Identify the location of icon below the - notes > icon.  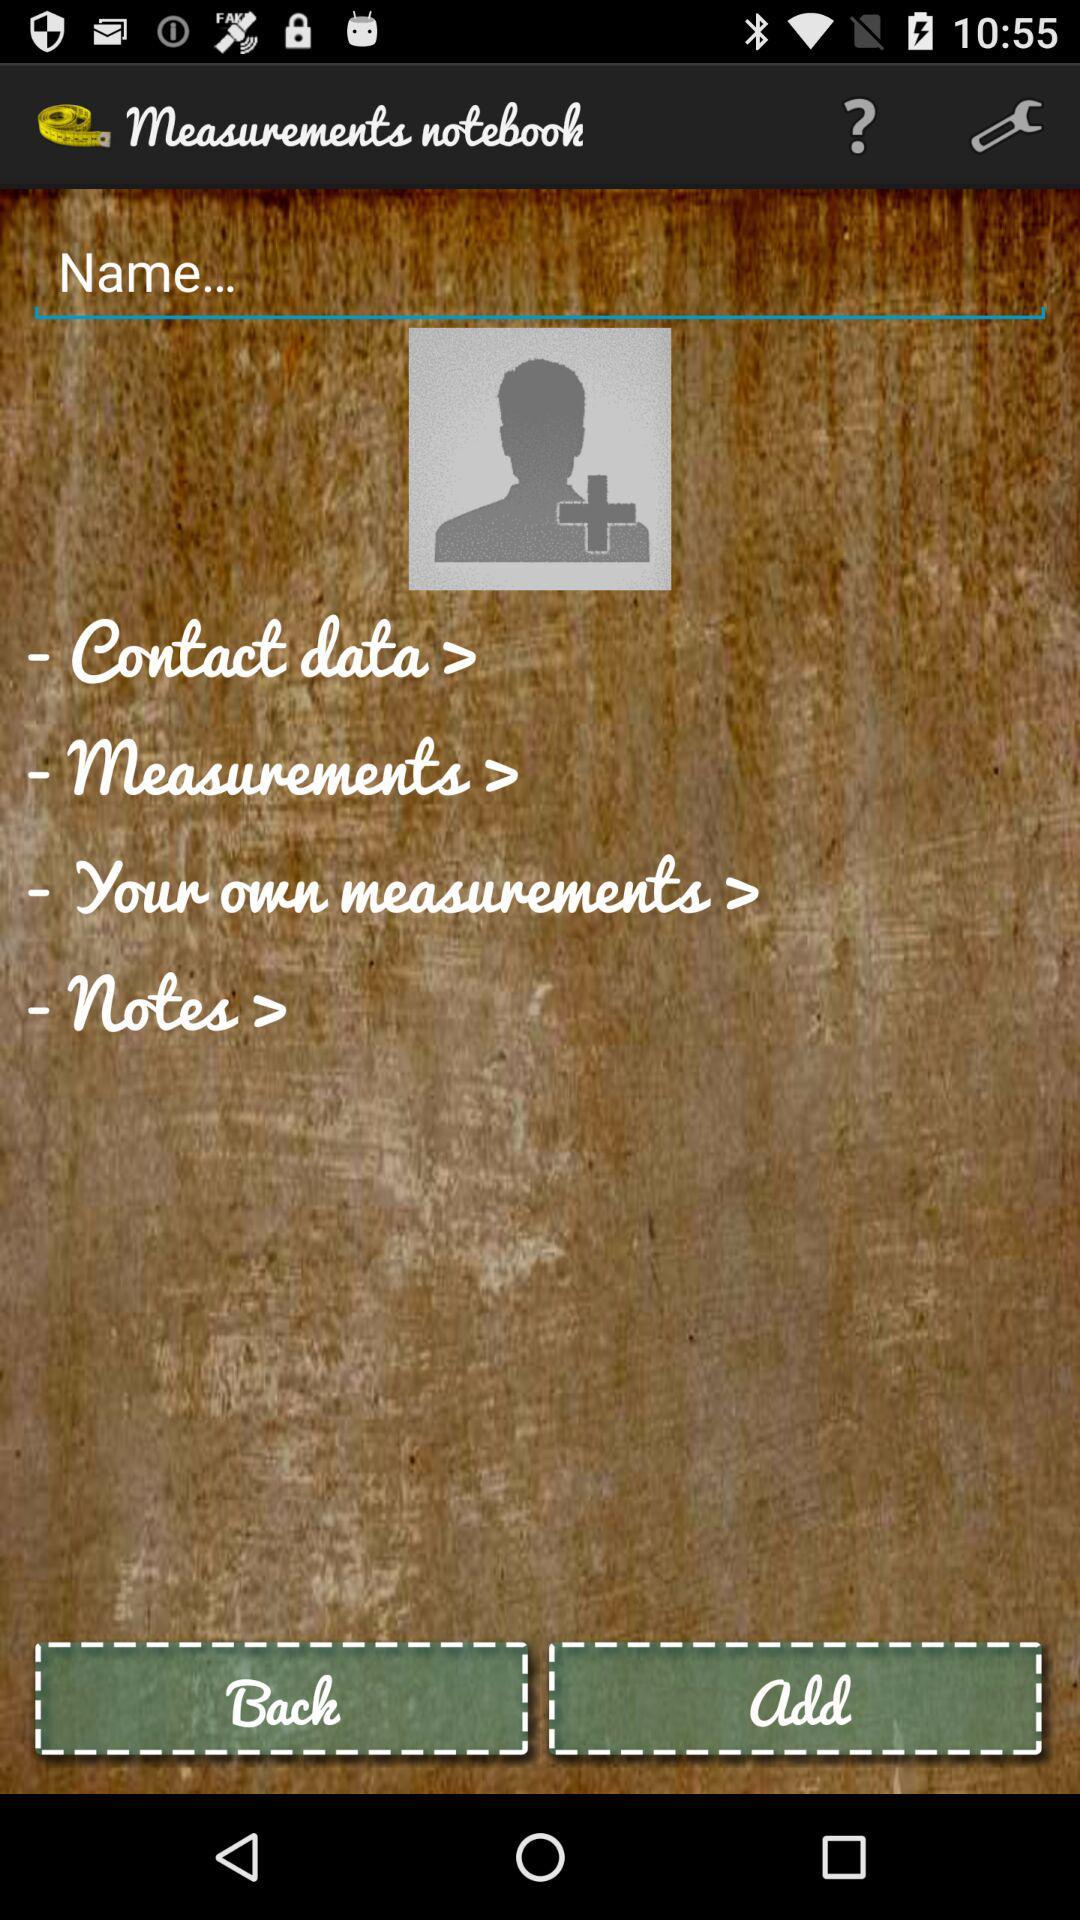
(283, 1701).